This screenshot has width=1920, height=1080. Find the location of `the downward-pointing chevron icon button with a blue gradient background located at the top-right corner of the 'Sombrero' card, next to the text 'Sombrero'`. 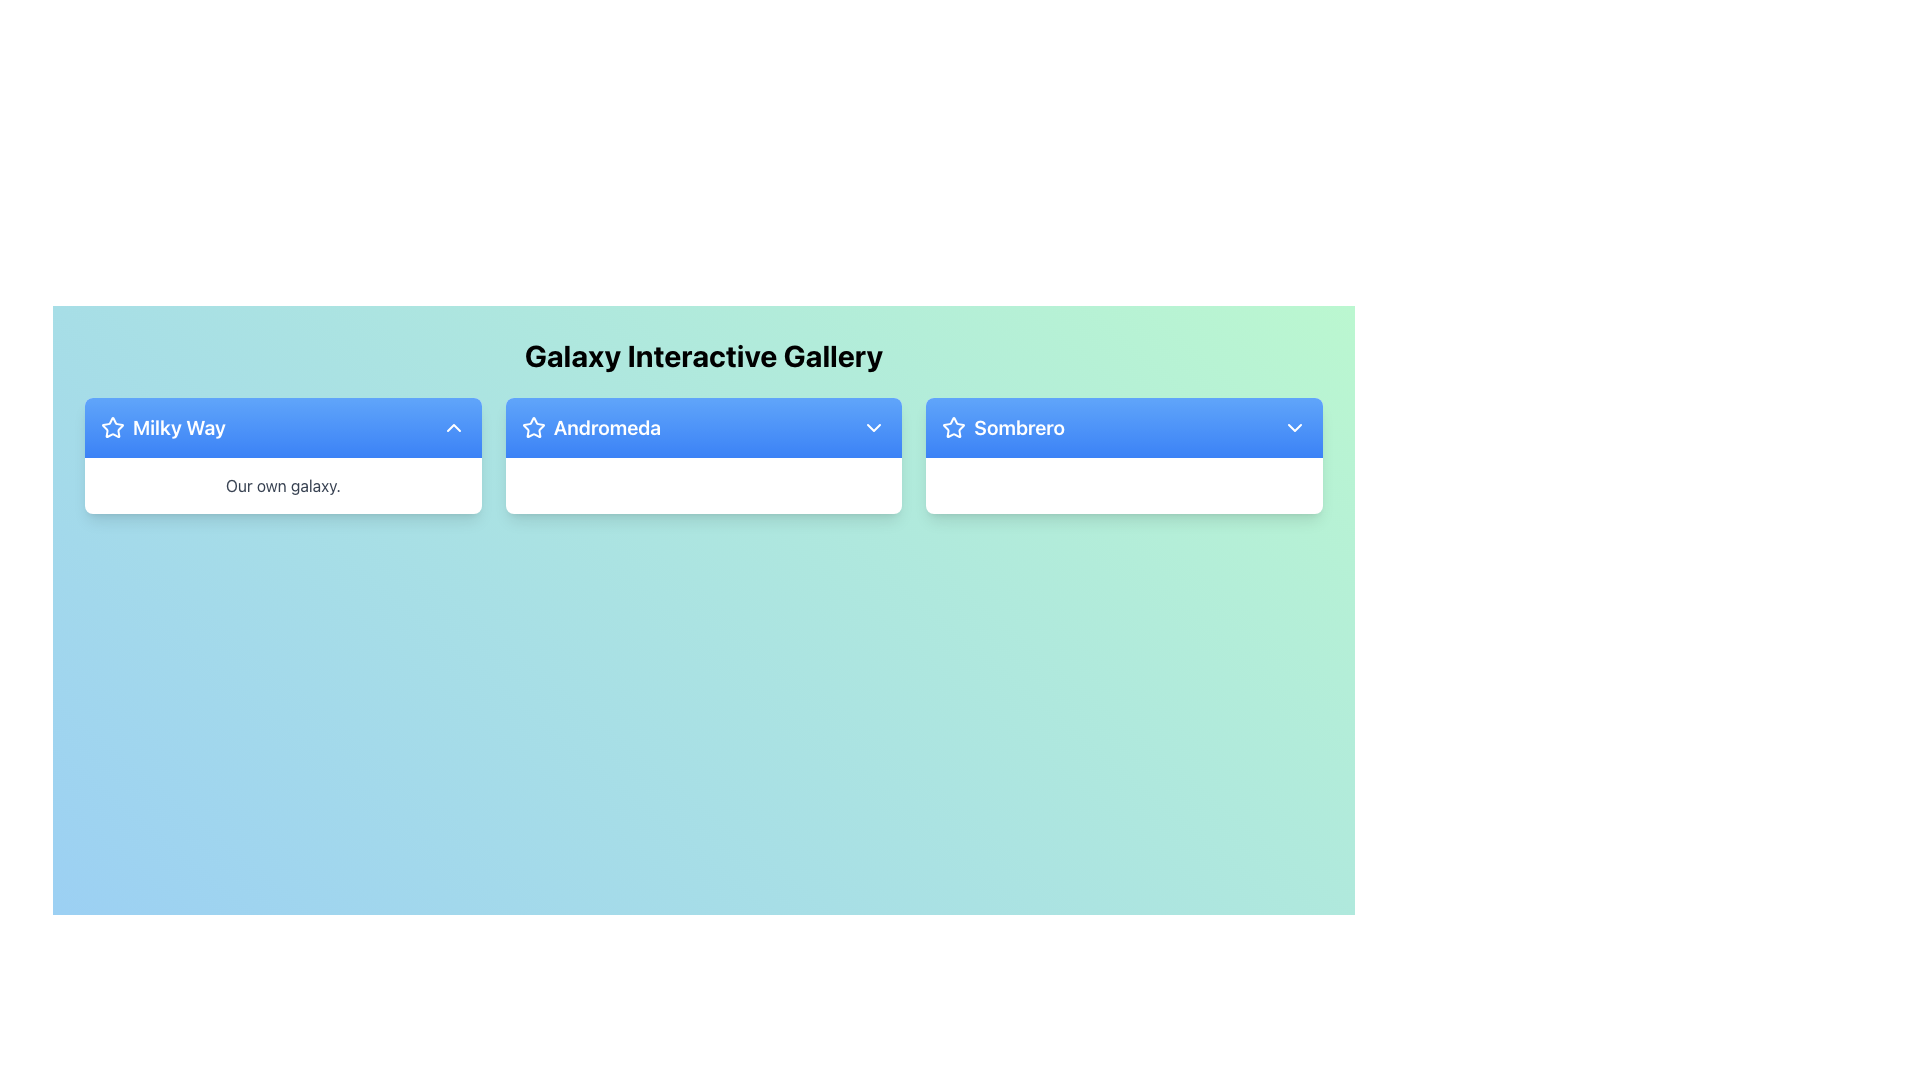

the downward-pointing chevron icon button with a blue gradient background located at the top-right corner of the 'Sombrero' card, next to the text 'Sombrero' is located at coordinates (1295, 427).